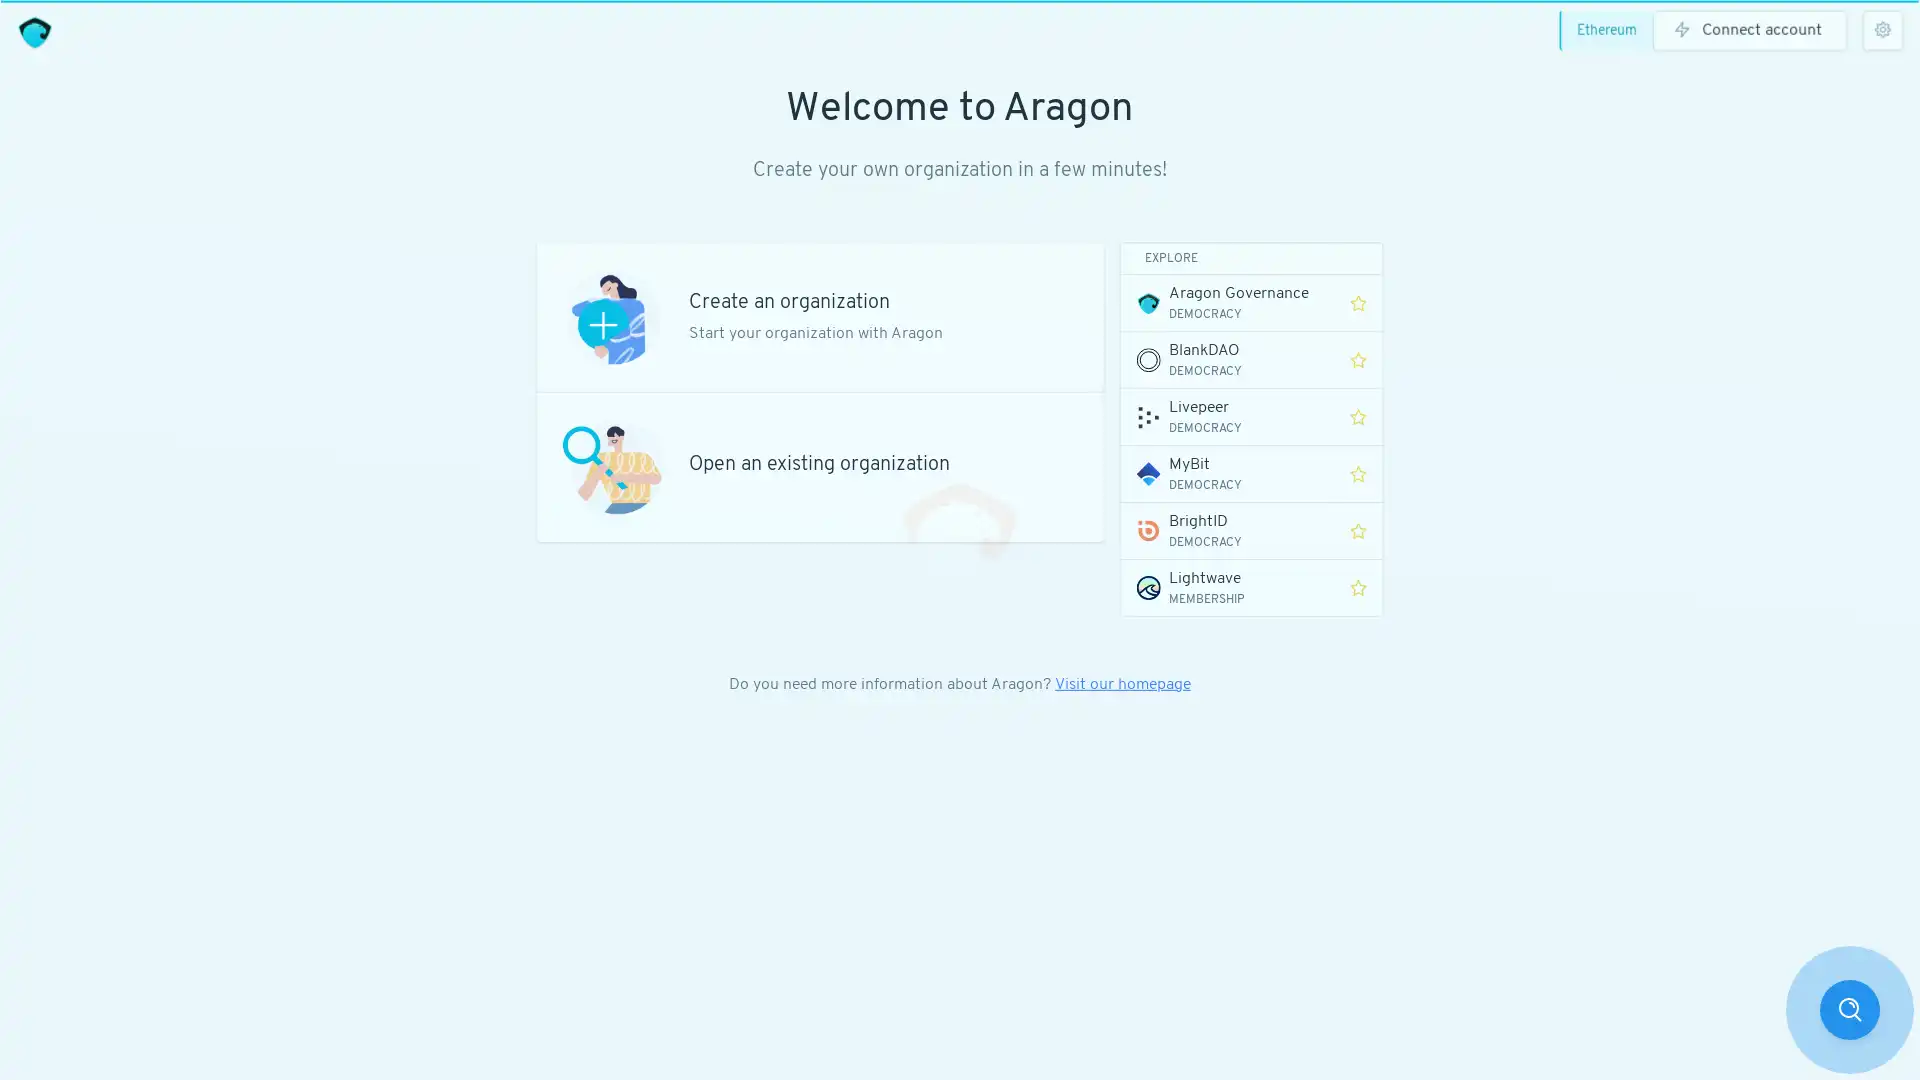 Image resolution: width=1920 pixels, height=1080 pixels. I want to click on Connect account, so click(1750, 30).